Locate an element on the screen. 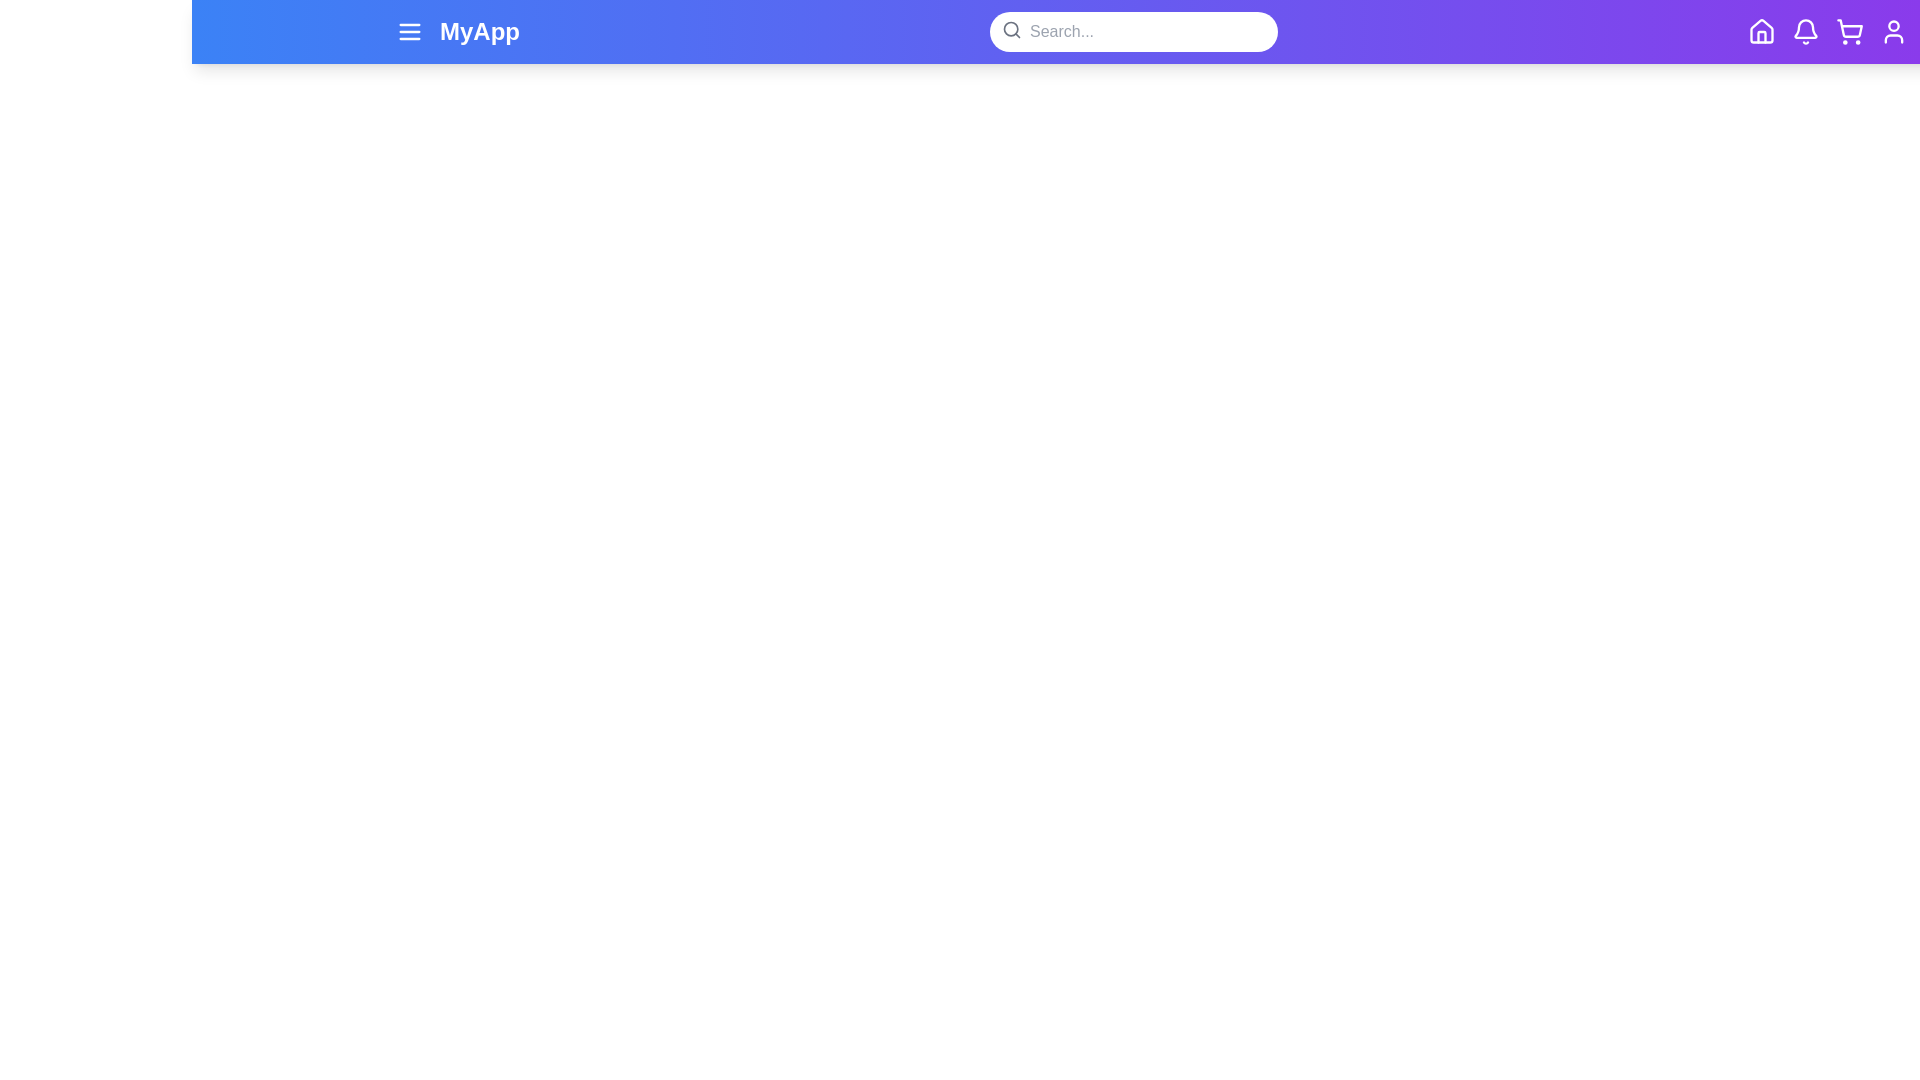  the app title text 'MyApp' displayed in the app bar is located at coordinates (480, 31).